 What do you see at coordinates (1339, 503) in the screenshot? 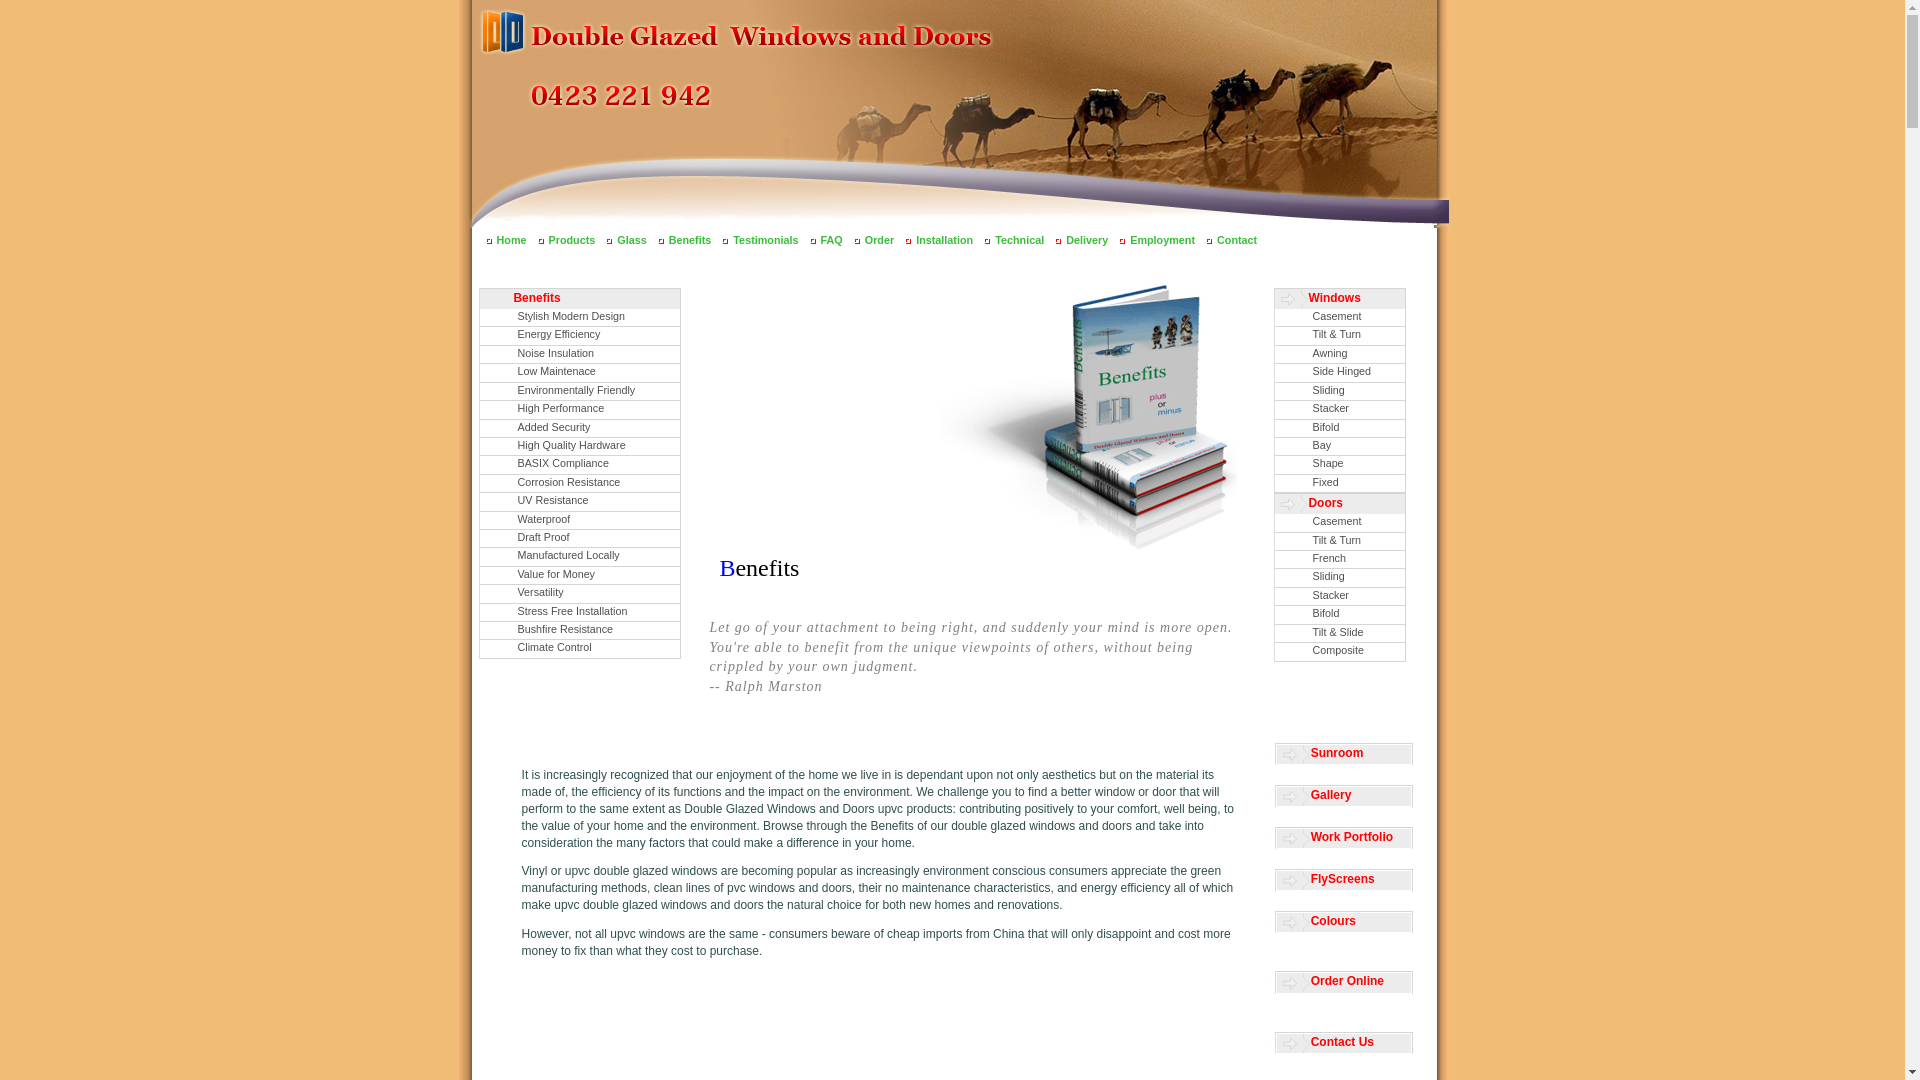
I see `'Doors'` at bounding box center [1339, 503].